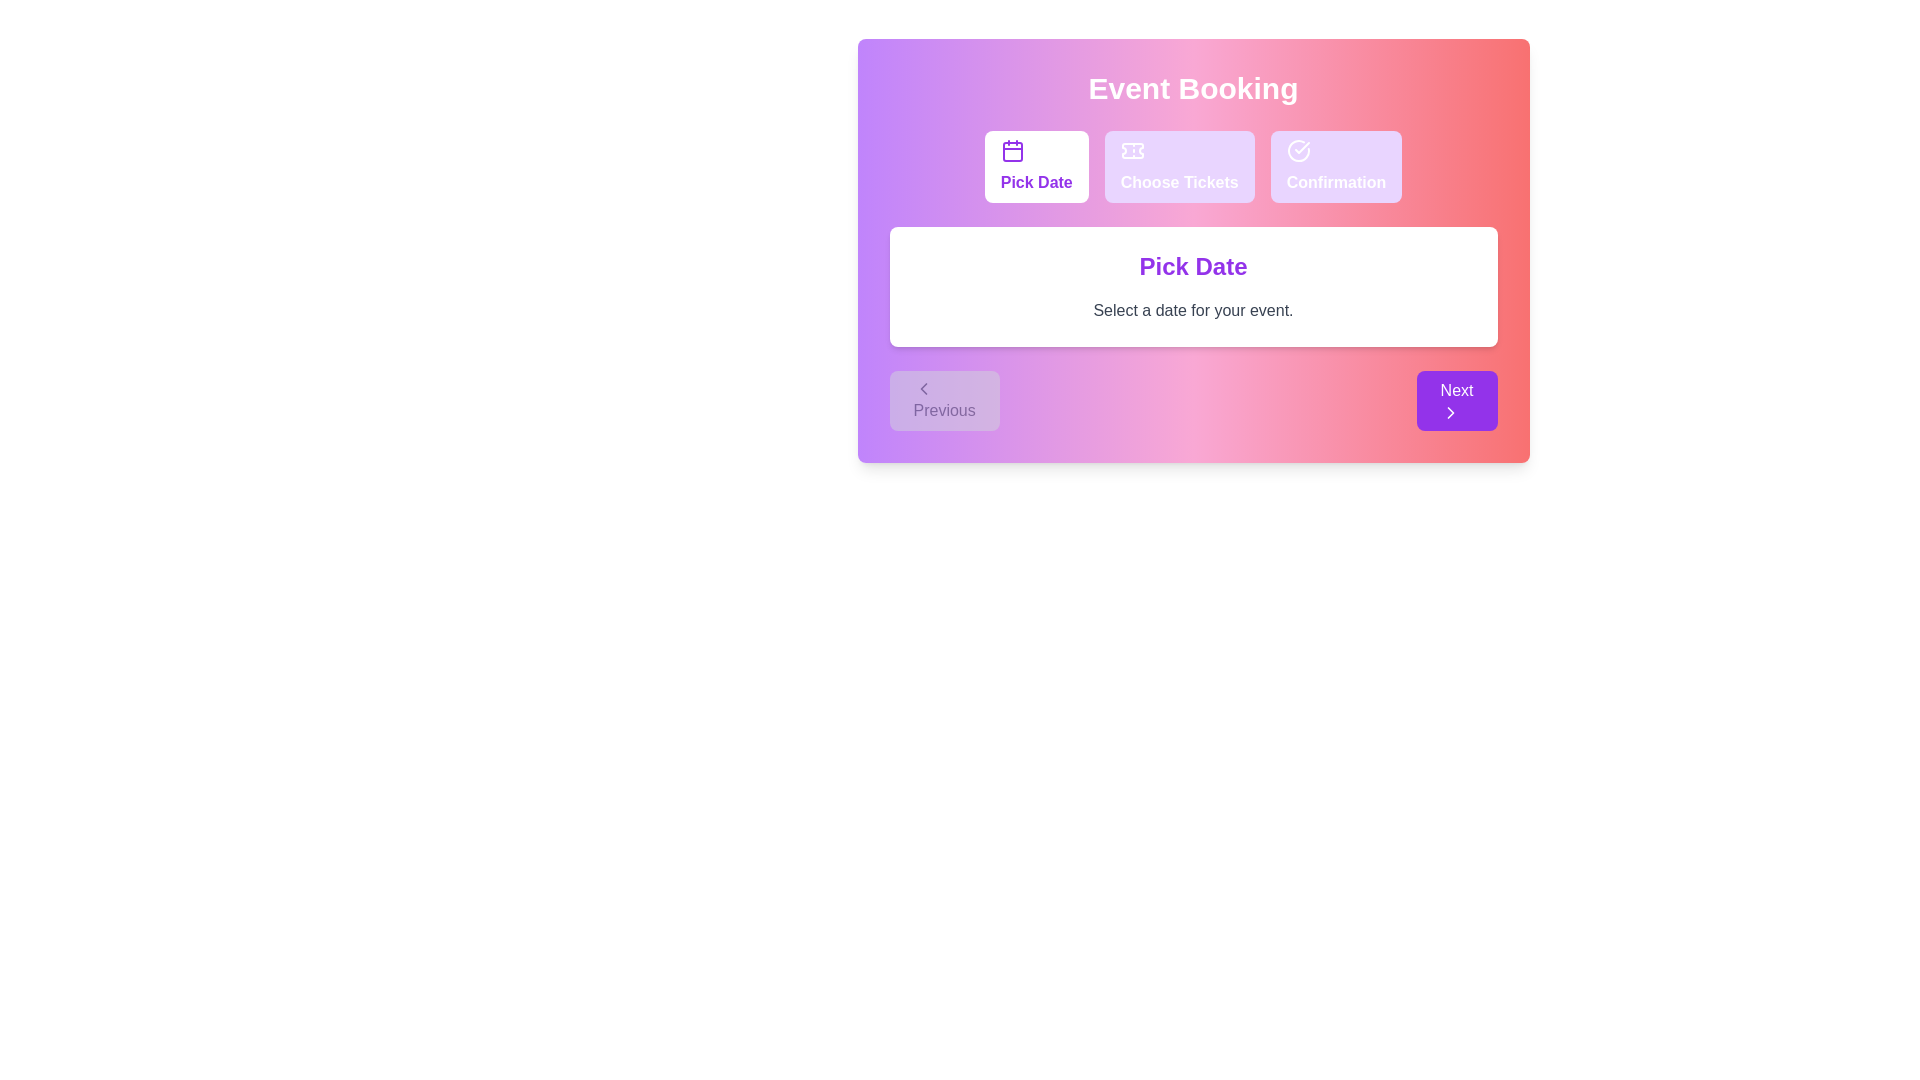  I want to click on the 'Previous' button located at the bottom left corner of the step navigation interface, so click(943, 401).